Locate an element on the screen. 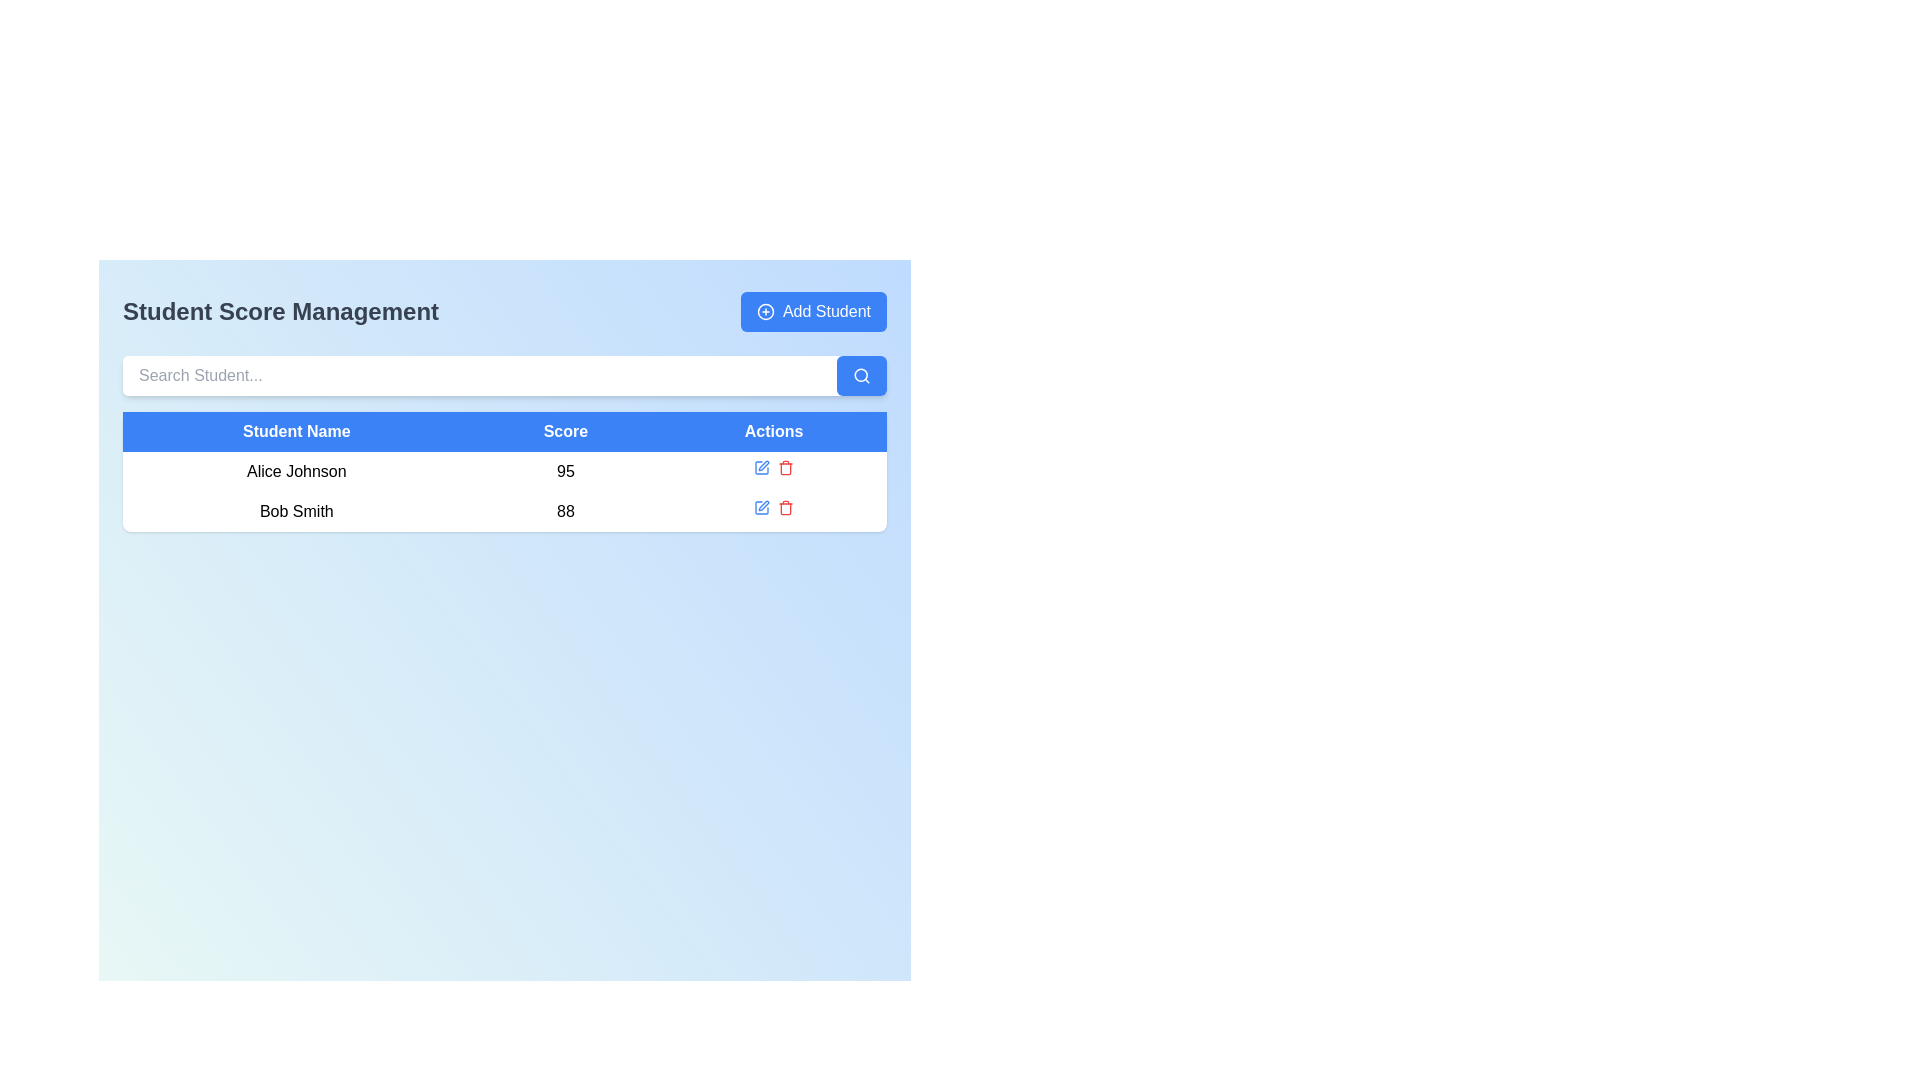 The image size is (1920, 1080). the text-based label displaying the score for the student 'Alice Johnson', located in the 'Score' column of the table is located at coordinates (564, 471).